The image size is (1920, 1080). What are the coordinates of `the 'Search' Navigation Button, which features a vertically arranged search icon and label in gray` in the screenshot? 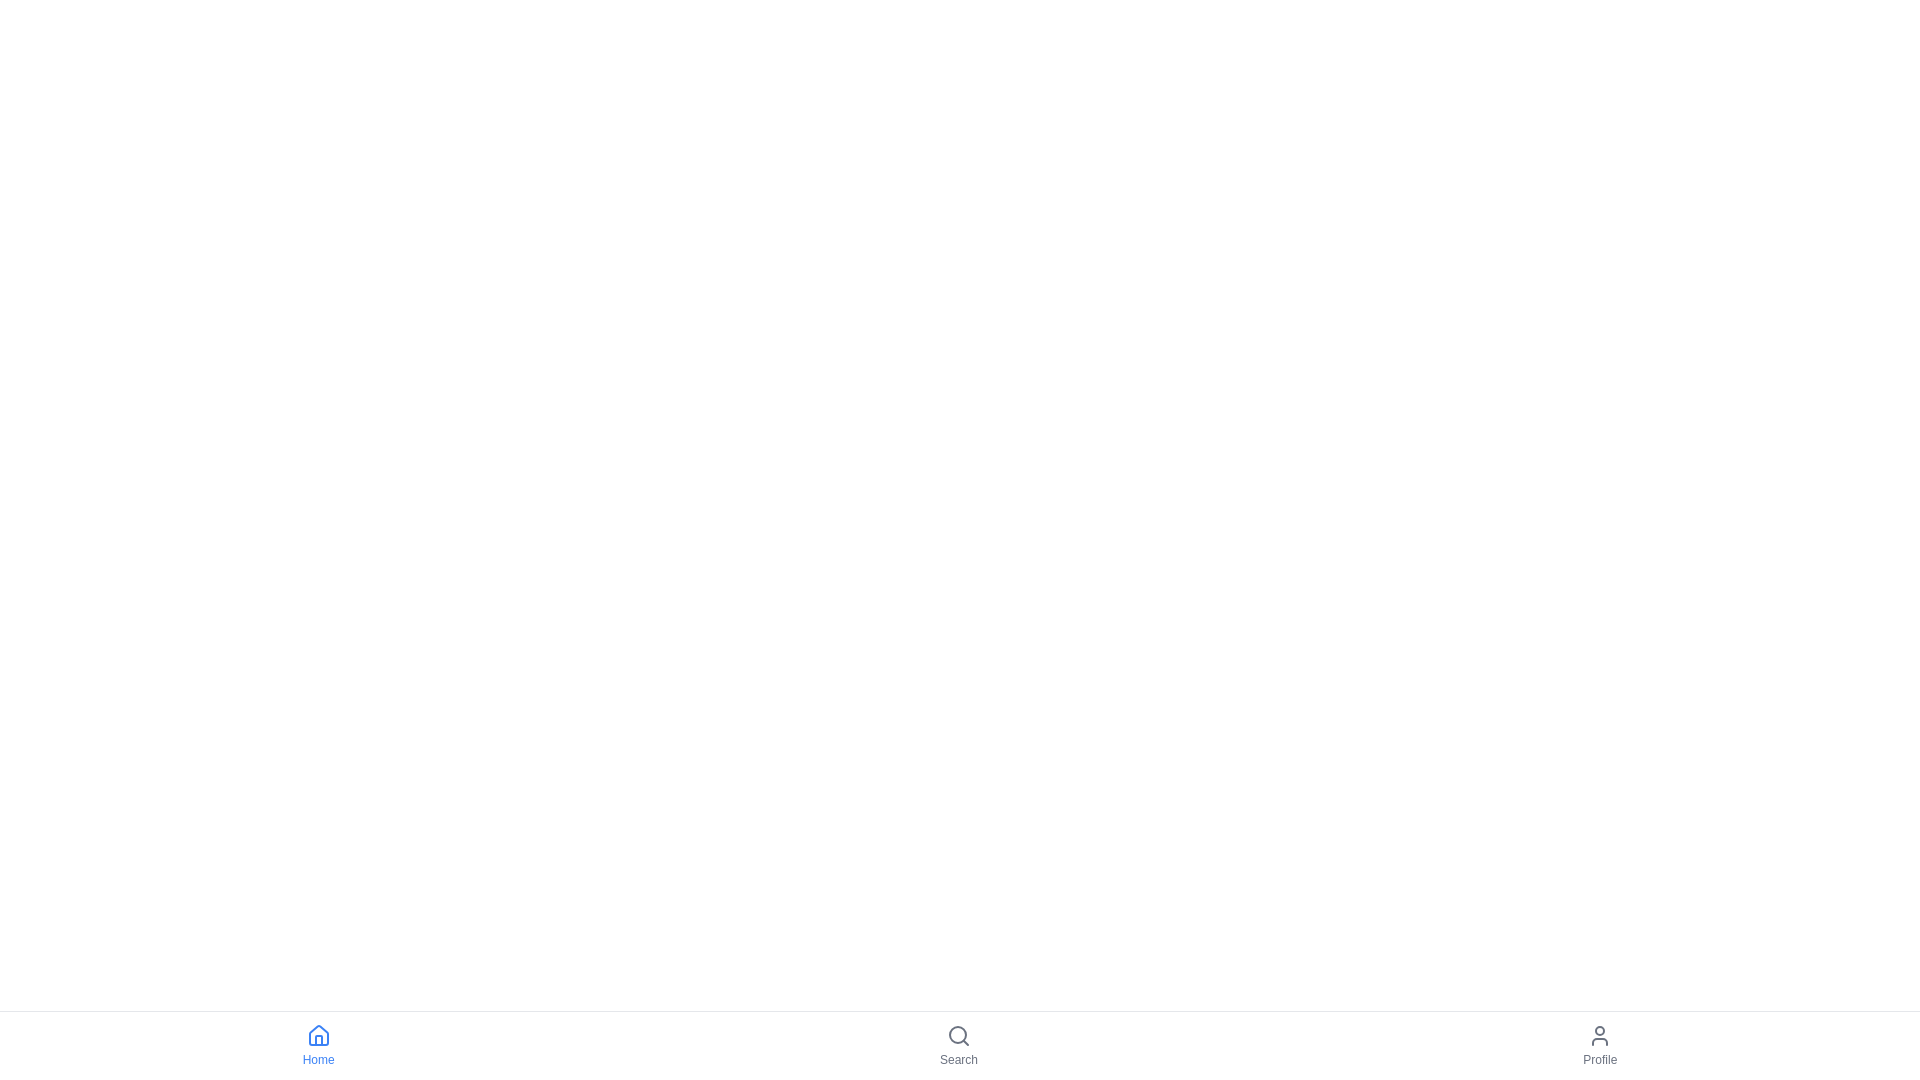 It's located at (958, 1044).